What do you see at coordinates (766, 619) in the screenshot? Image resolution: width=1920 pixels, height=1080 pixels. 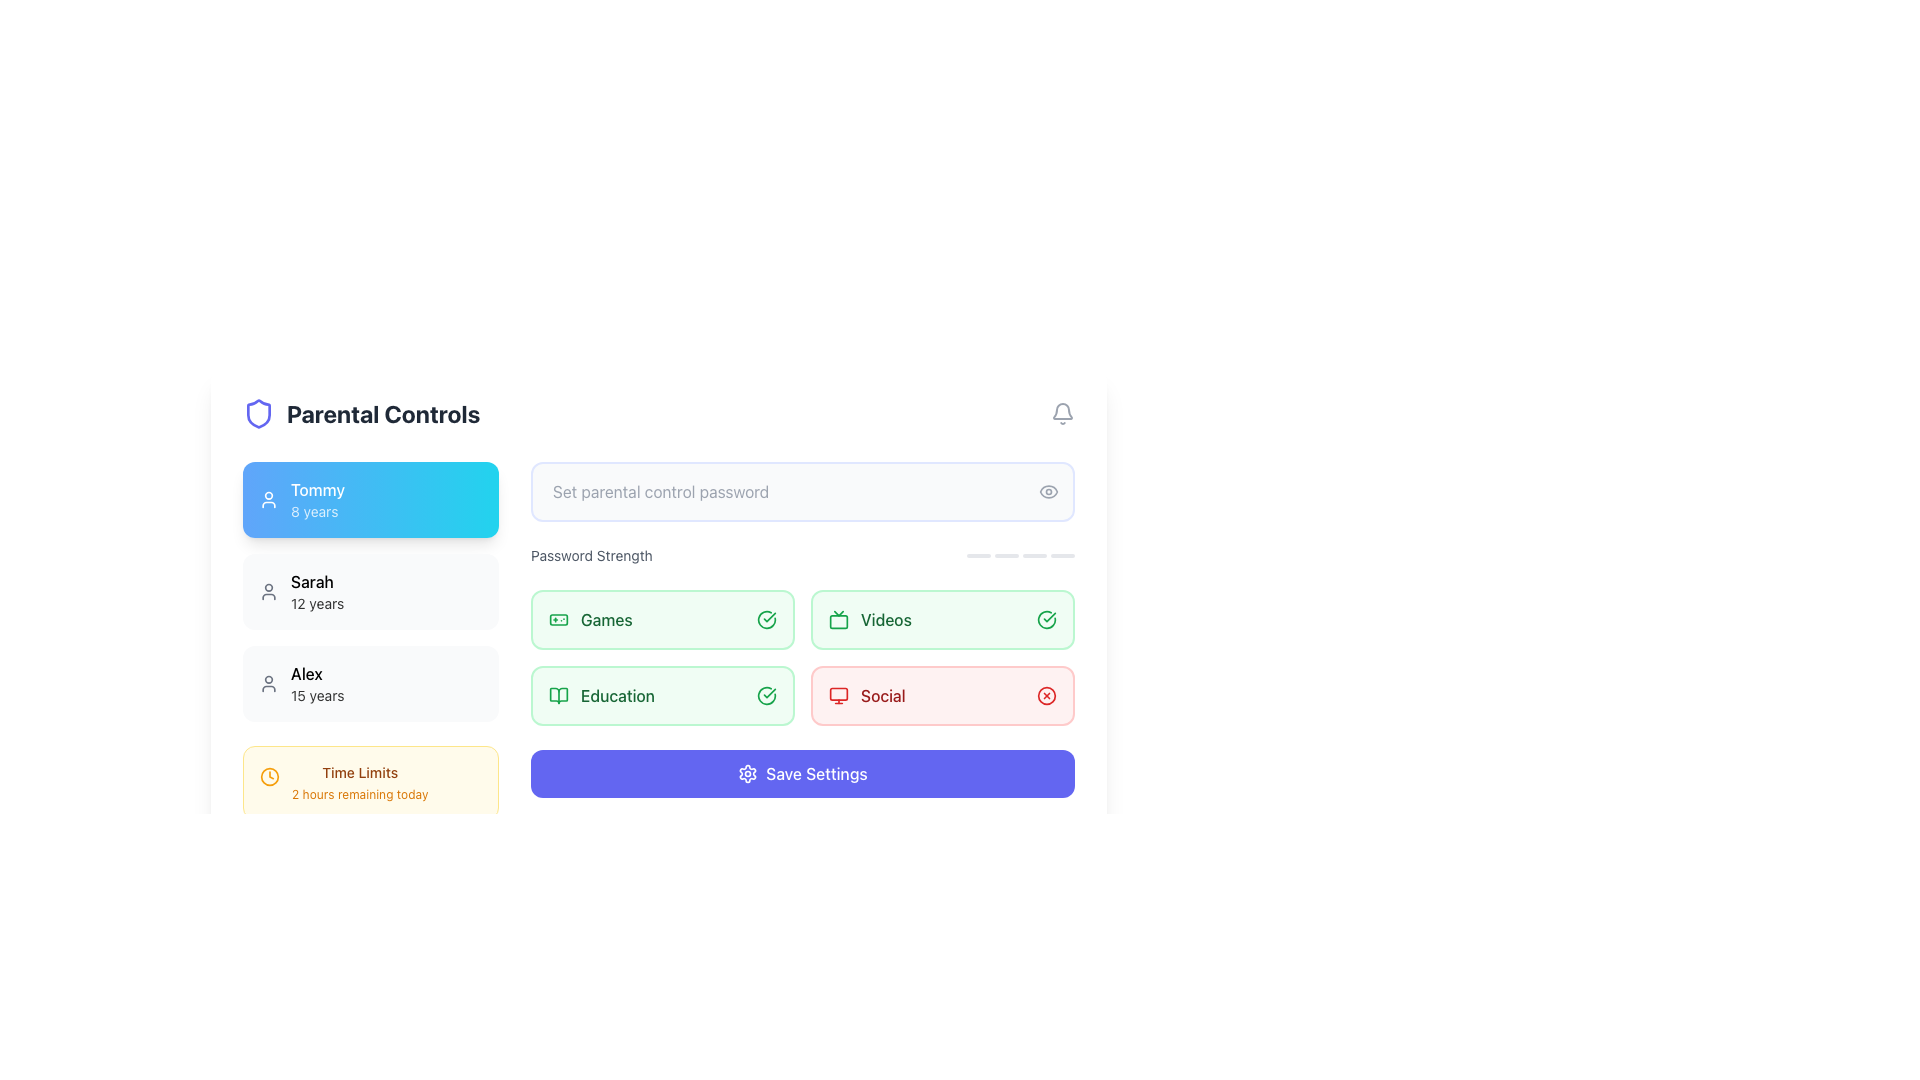 I see `the green circular icon with a checkmark located next to the 'Games' label` at bounding box center [766, 619].